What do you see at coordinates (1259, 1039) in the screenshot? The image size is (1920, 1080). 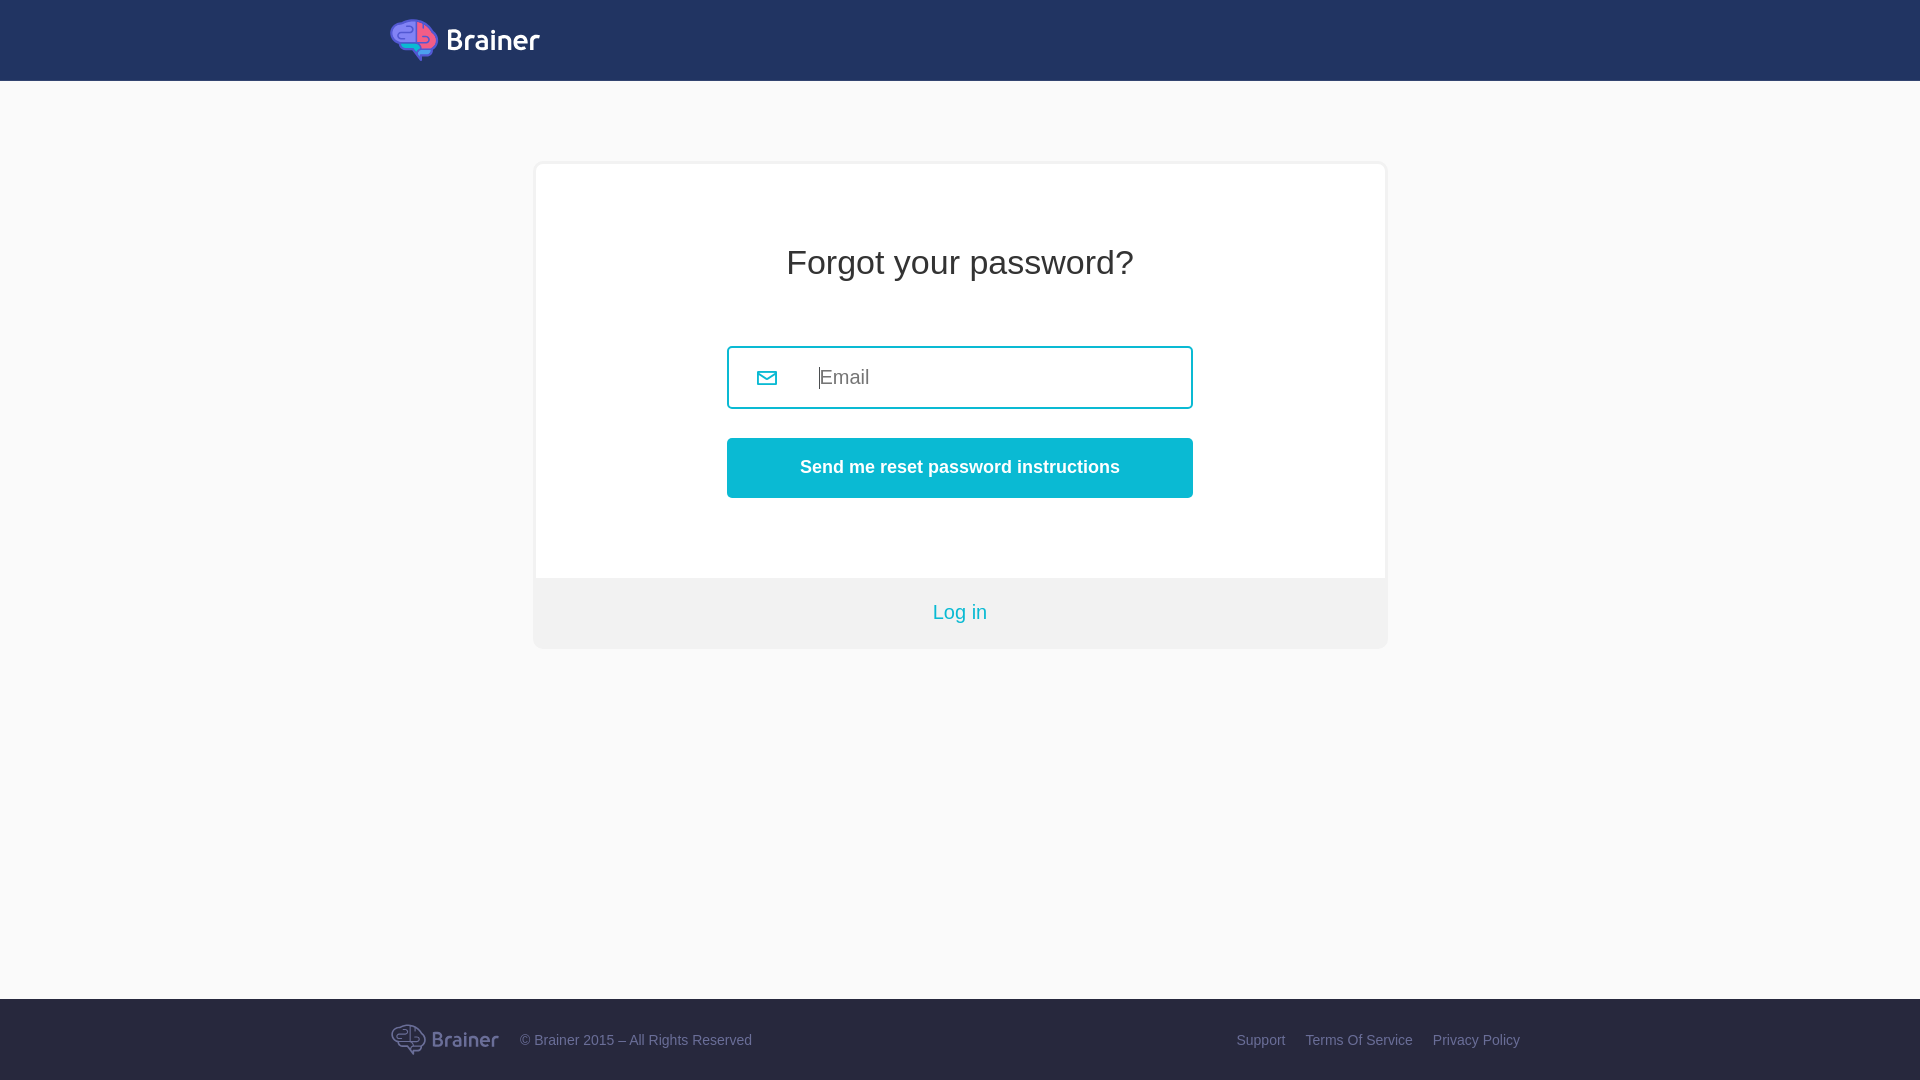 I see `'Support'` at bounding box center [1259, 1039].